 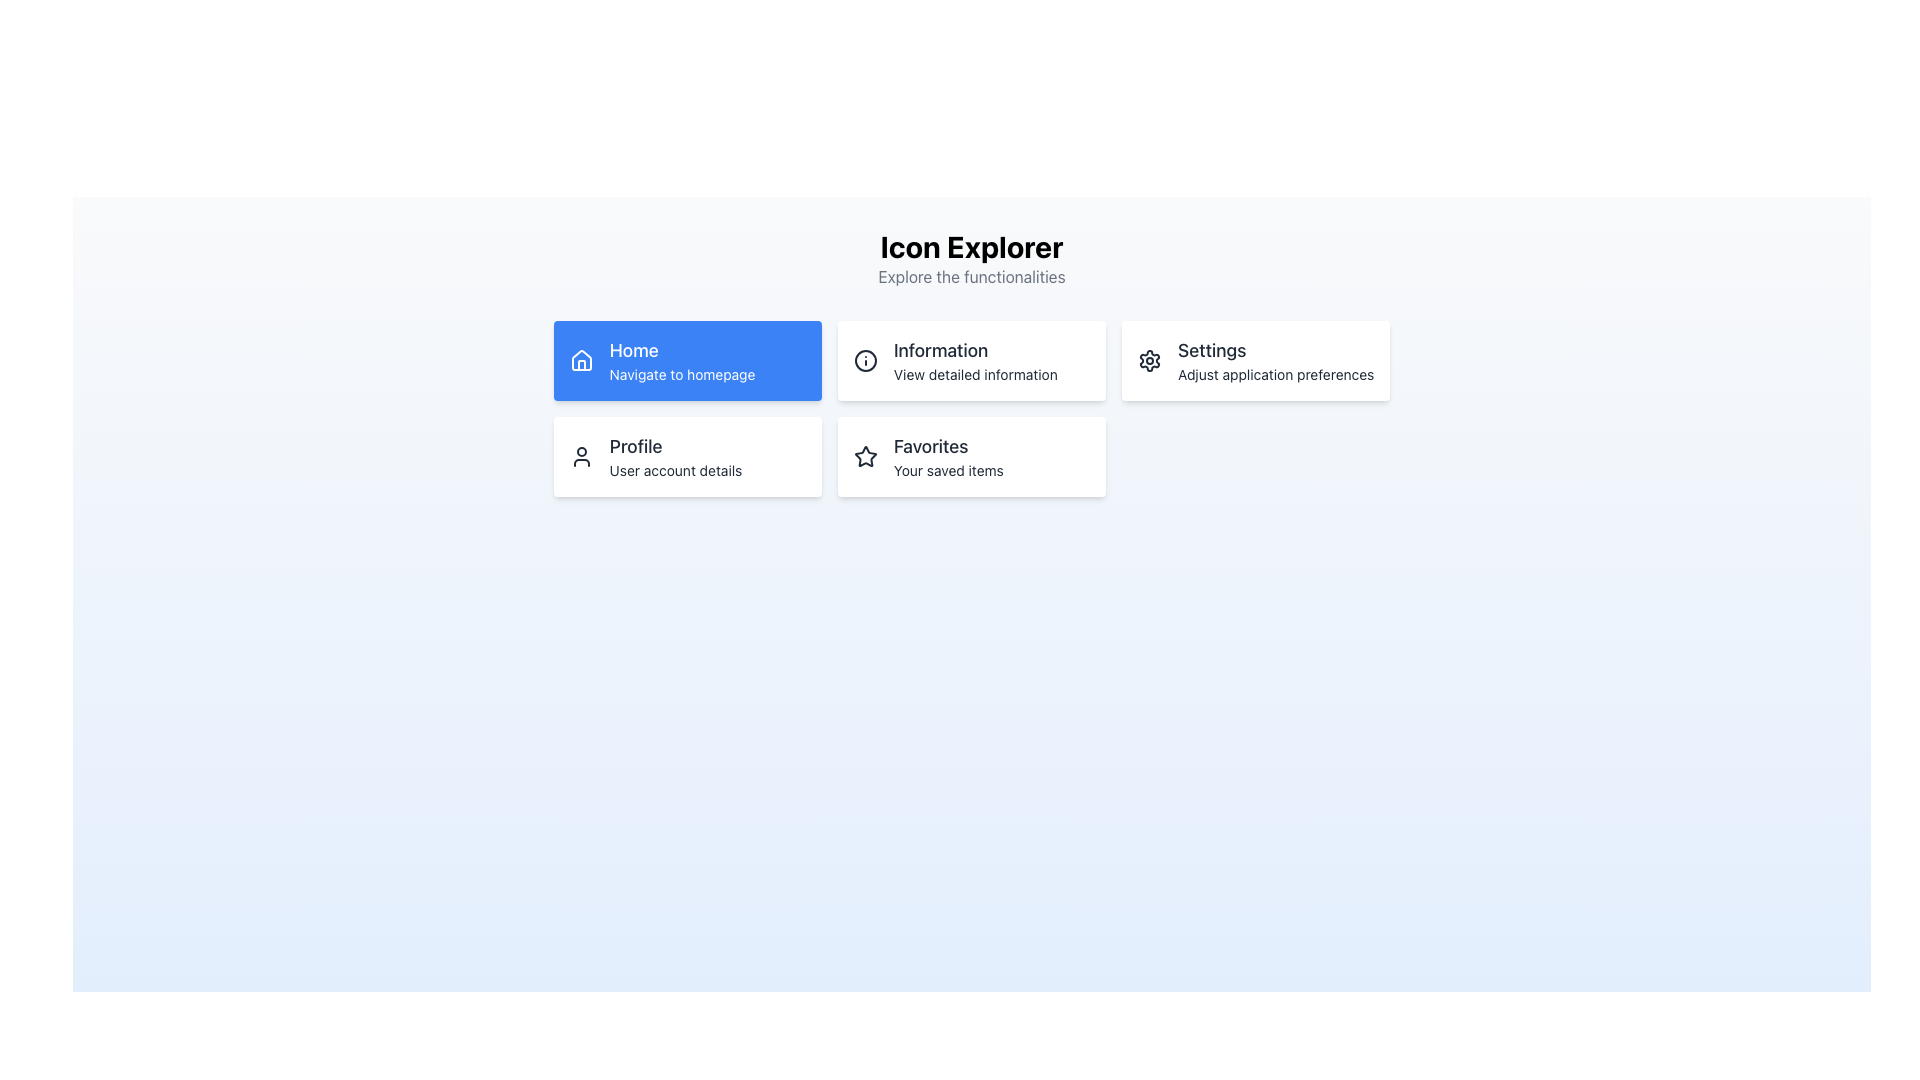 What do you see at coordinates (1150, 361) in the screenshot?
I see `the gear-shaped settings icon` at bounding box center [1150, 361].